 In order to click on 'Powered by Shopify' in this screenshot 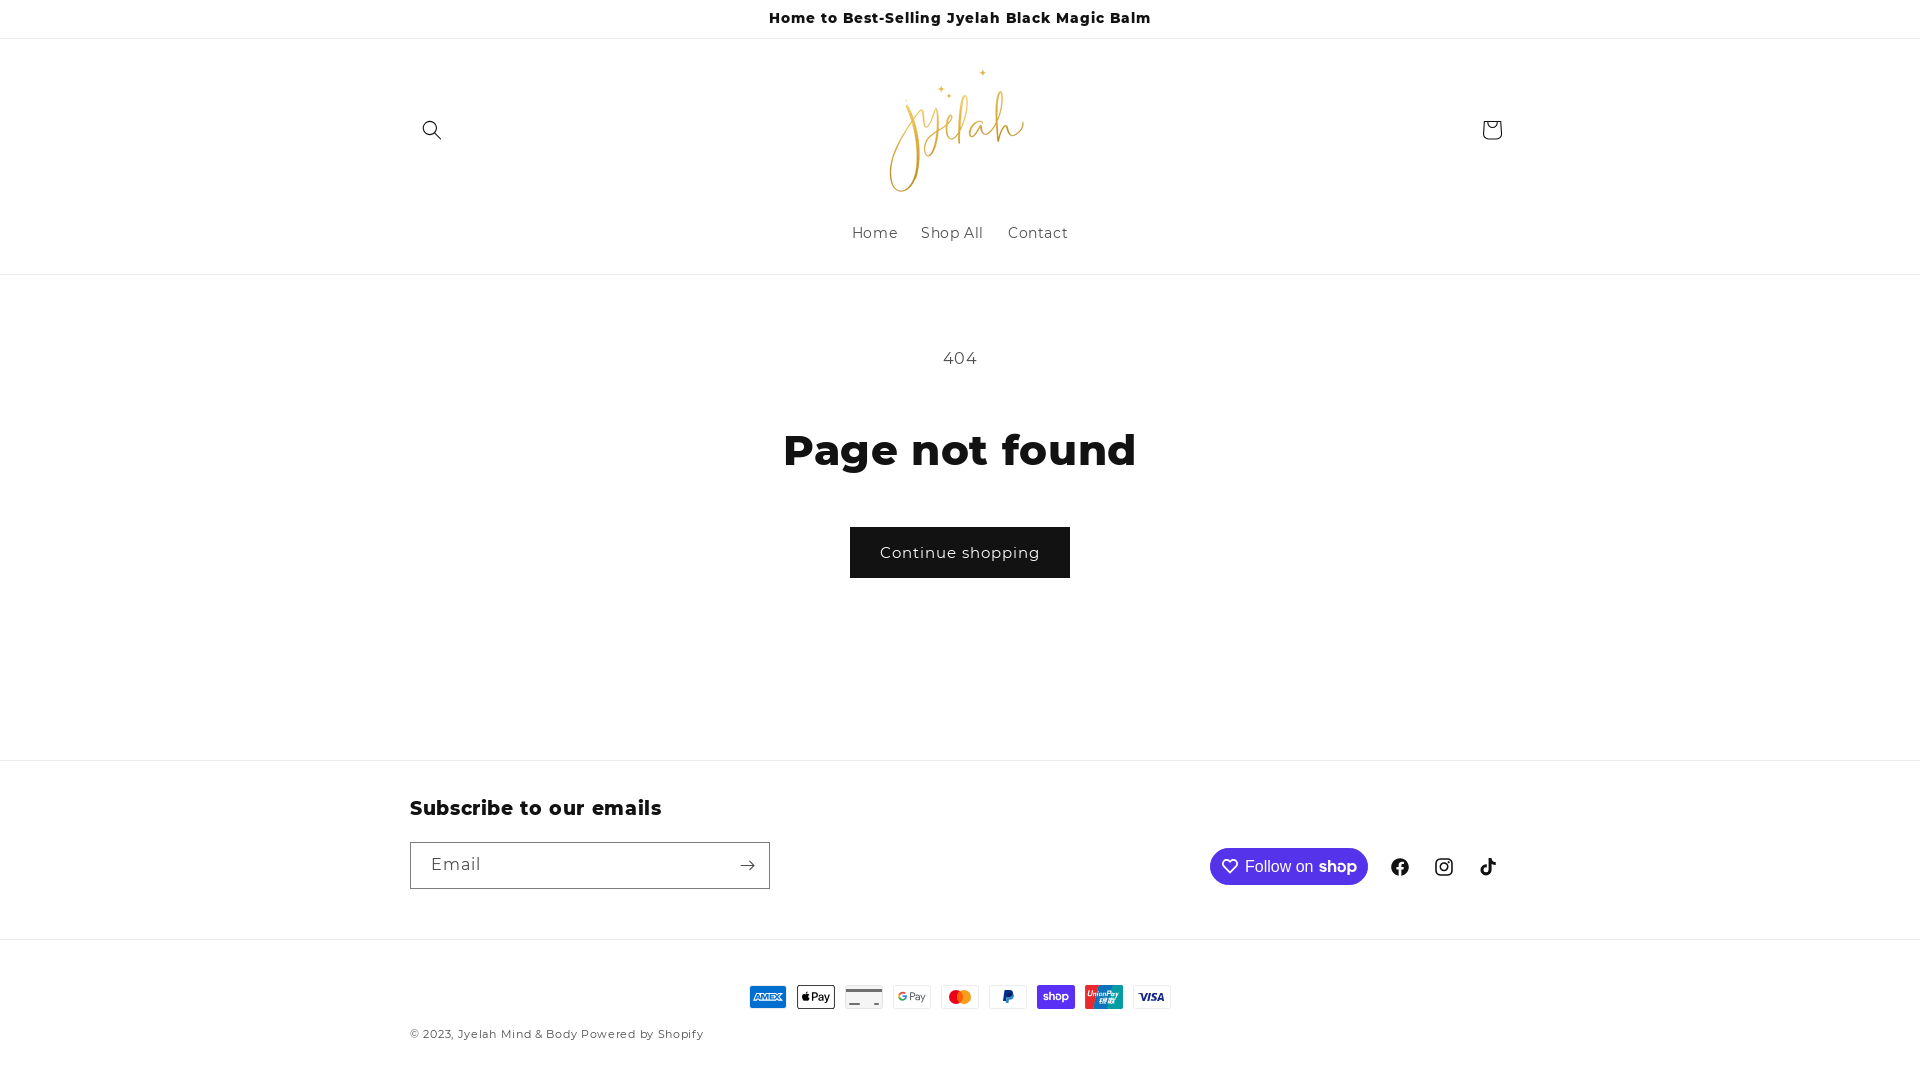, I will do `click(579, 1033)`.